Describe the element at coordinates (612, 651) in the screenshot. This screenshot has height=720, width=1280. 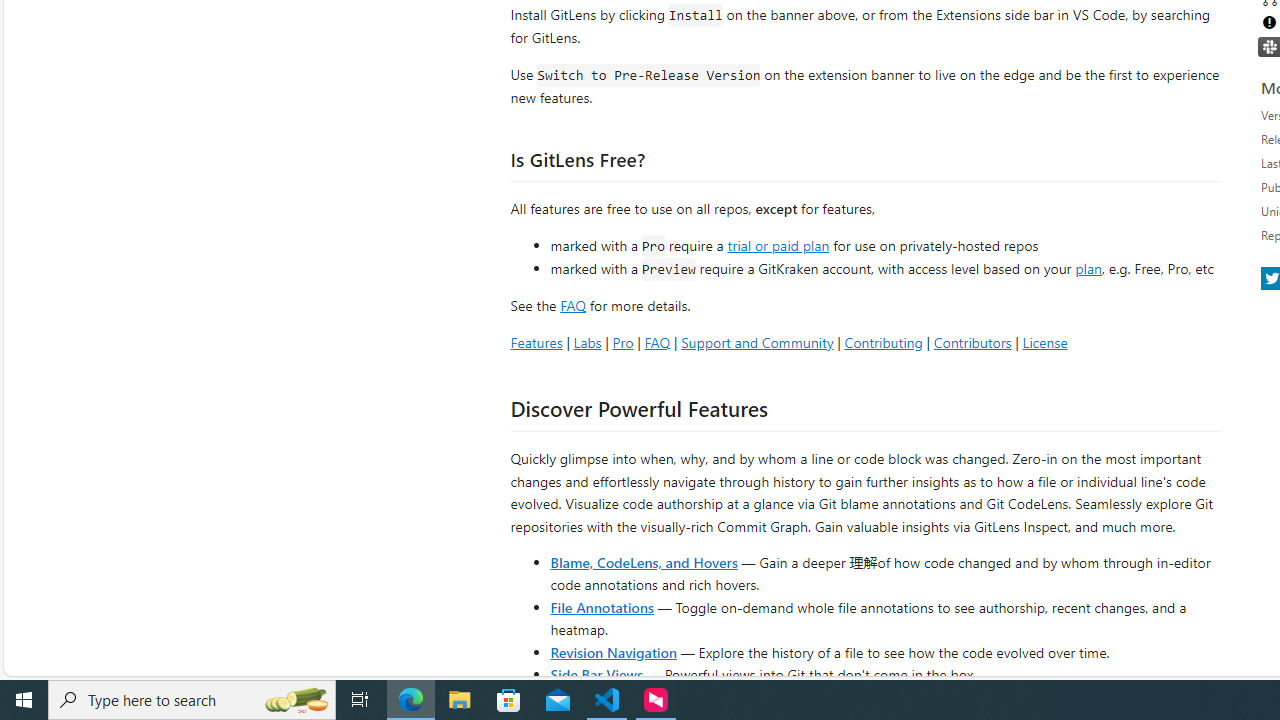
I see `'Revision Navigation'` at that location.